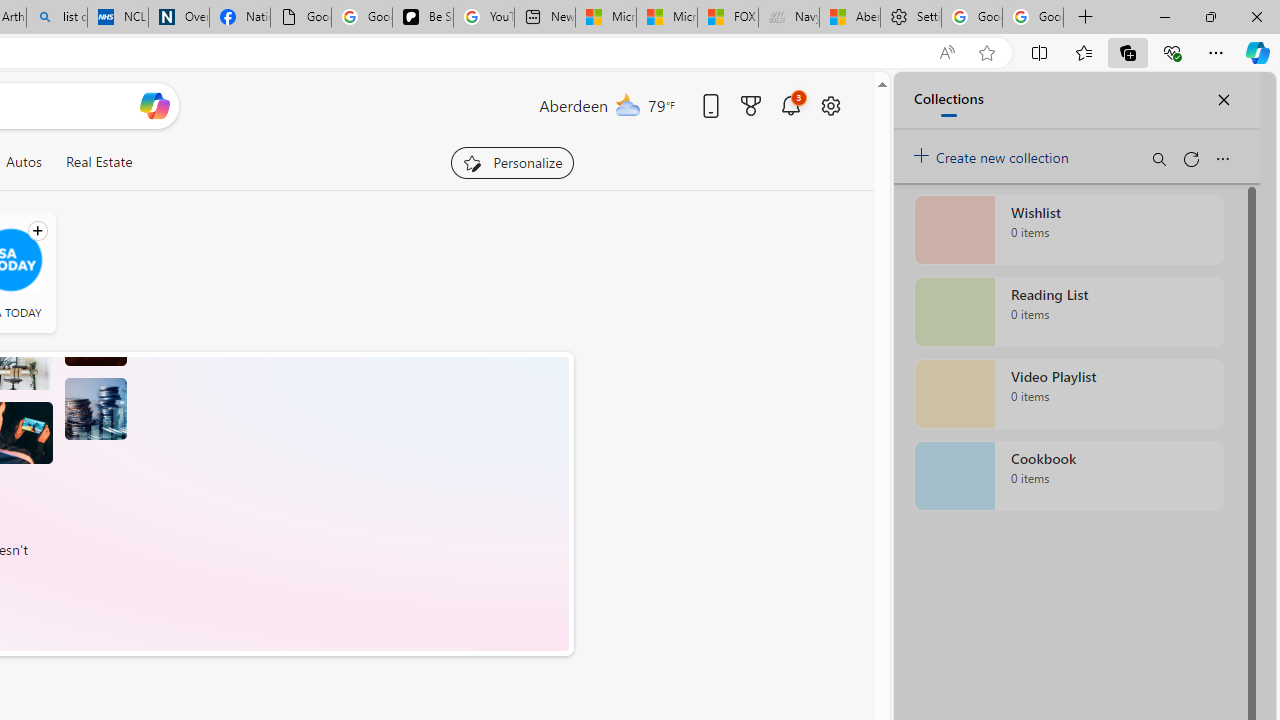 This screenshot has width=1280, height=720. I want to click on 'FOX News - MSN', so click(726, 17).